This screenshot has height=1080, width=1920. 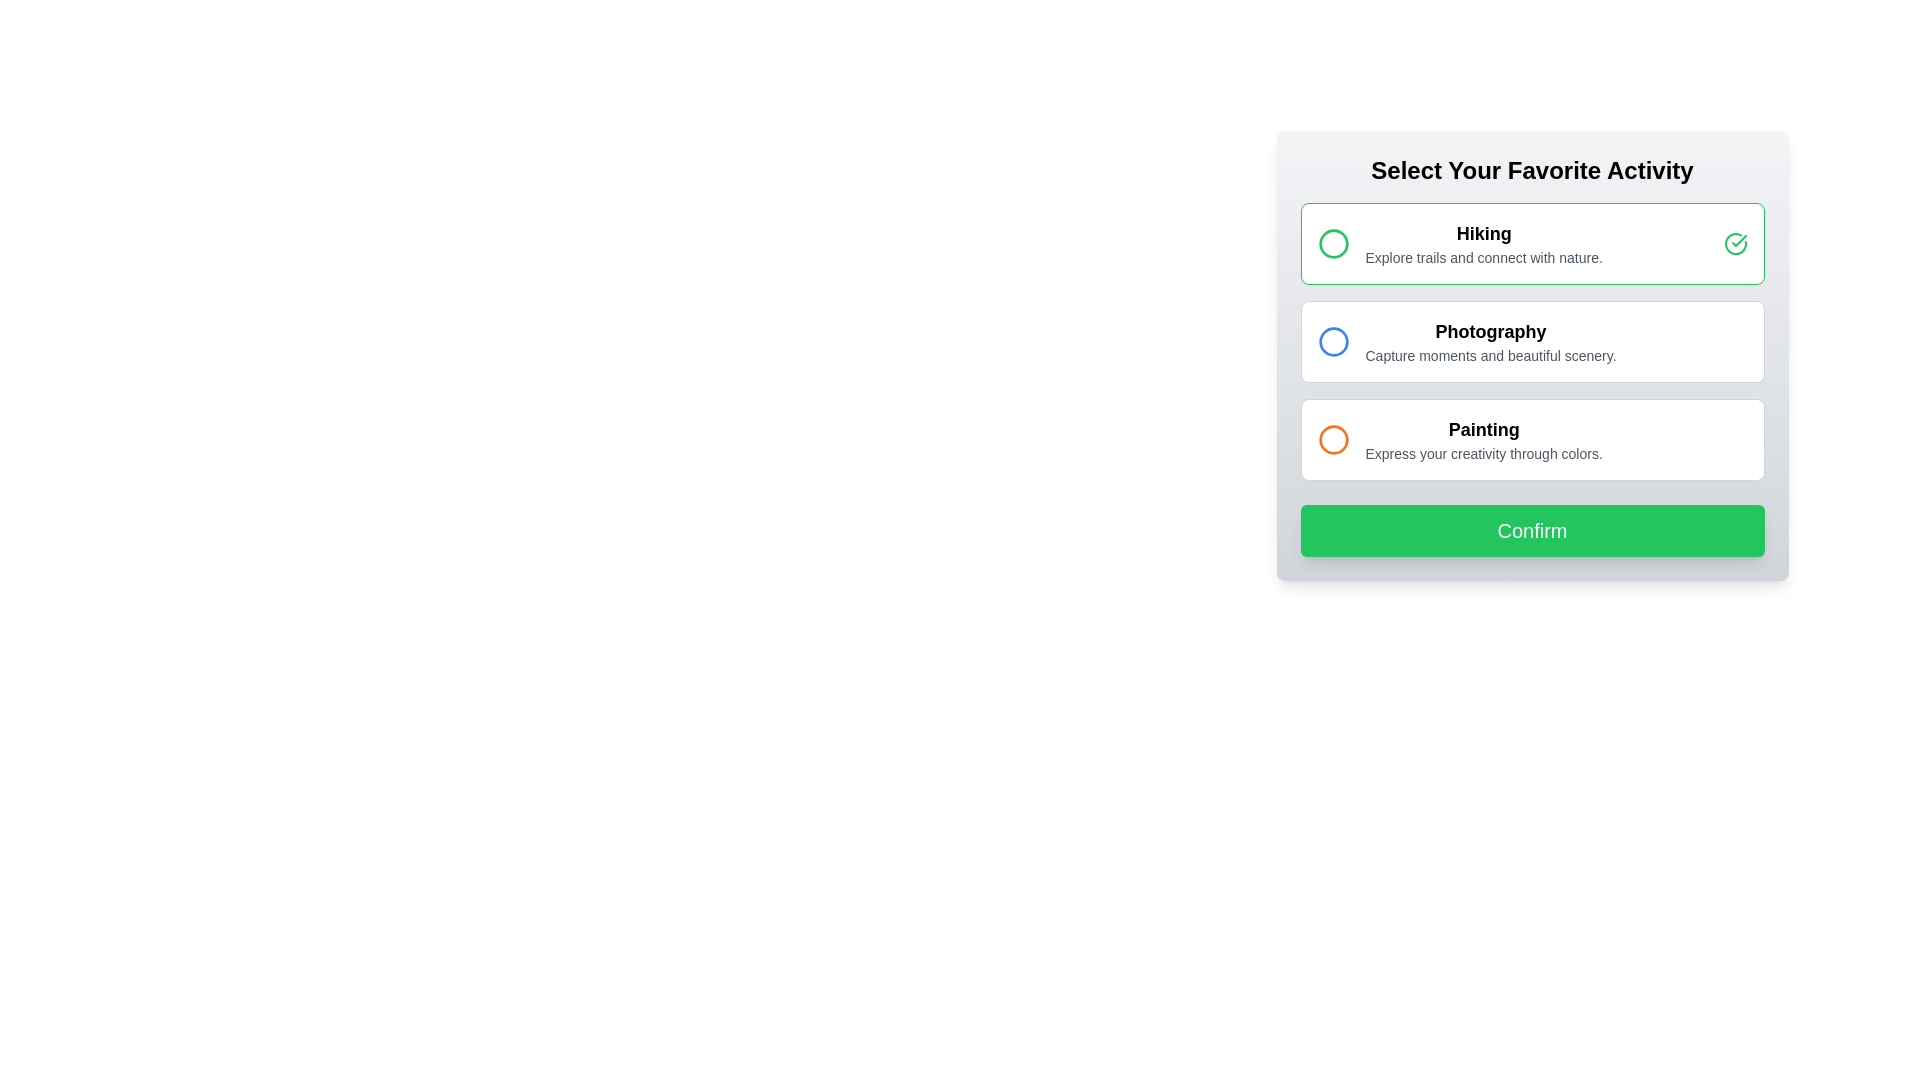 I want to click on the circular icon with an outlined orange stroke at the start of the 'Painting' option row, which is the third row in the vertical list of activity options, so click(x=1333, y=438).